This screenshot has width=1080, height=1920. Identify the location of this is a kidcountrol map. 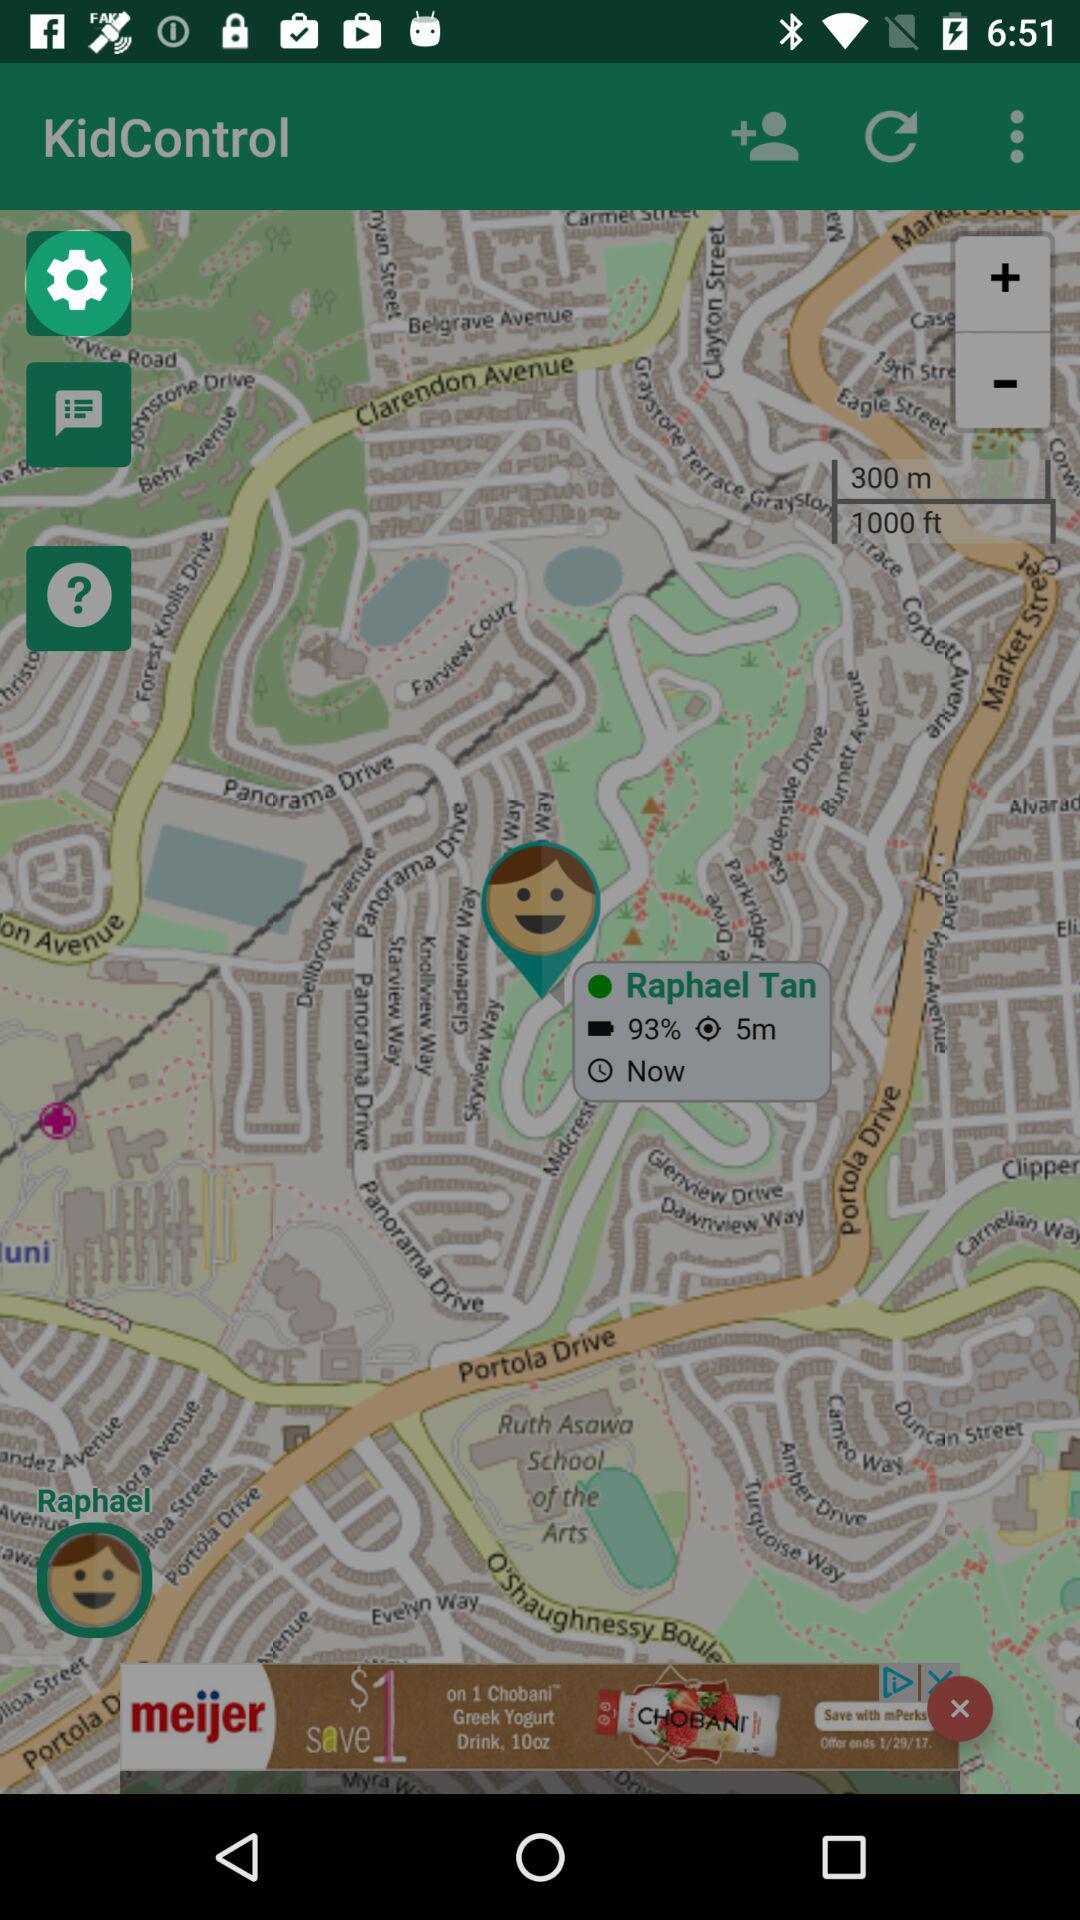
(540, 1727).